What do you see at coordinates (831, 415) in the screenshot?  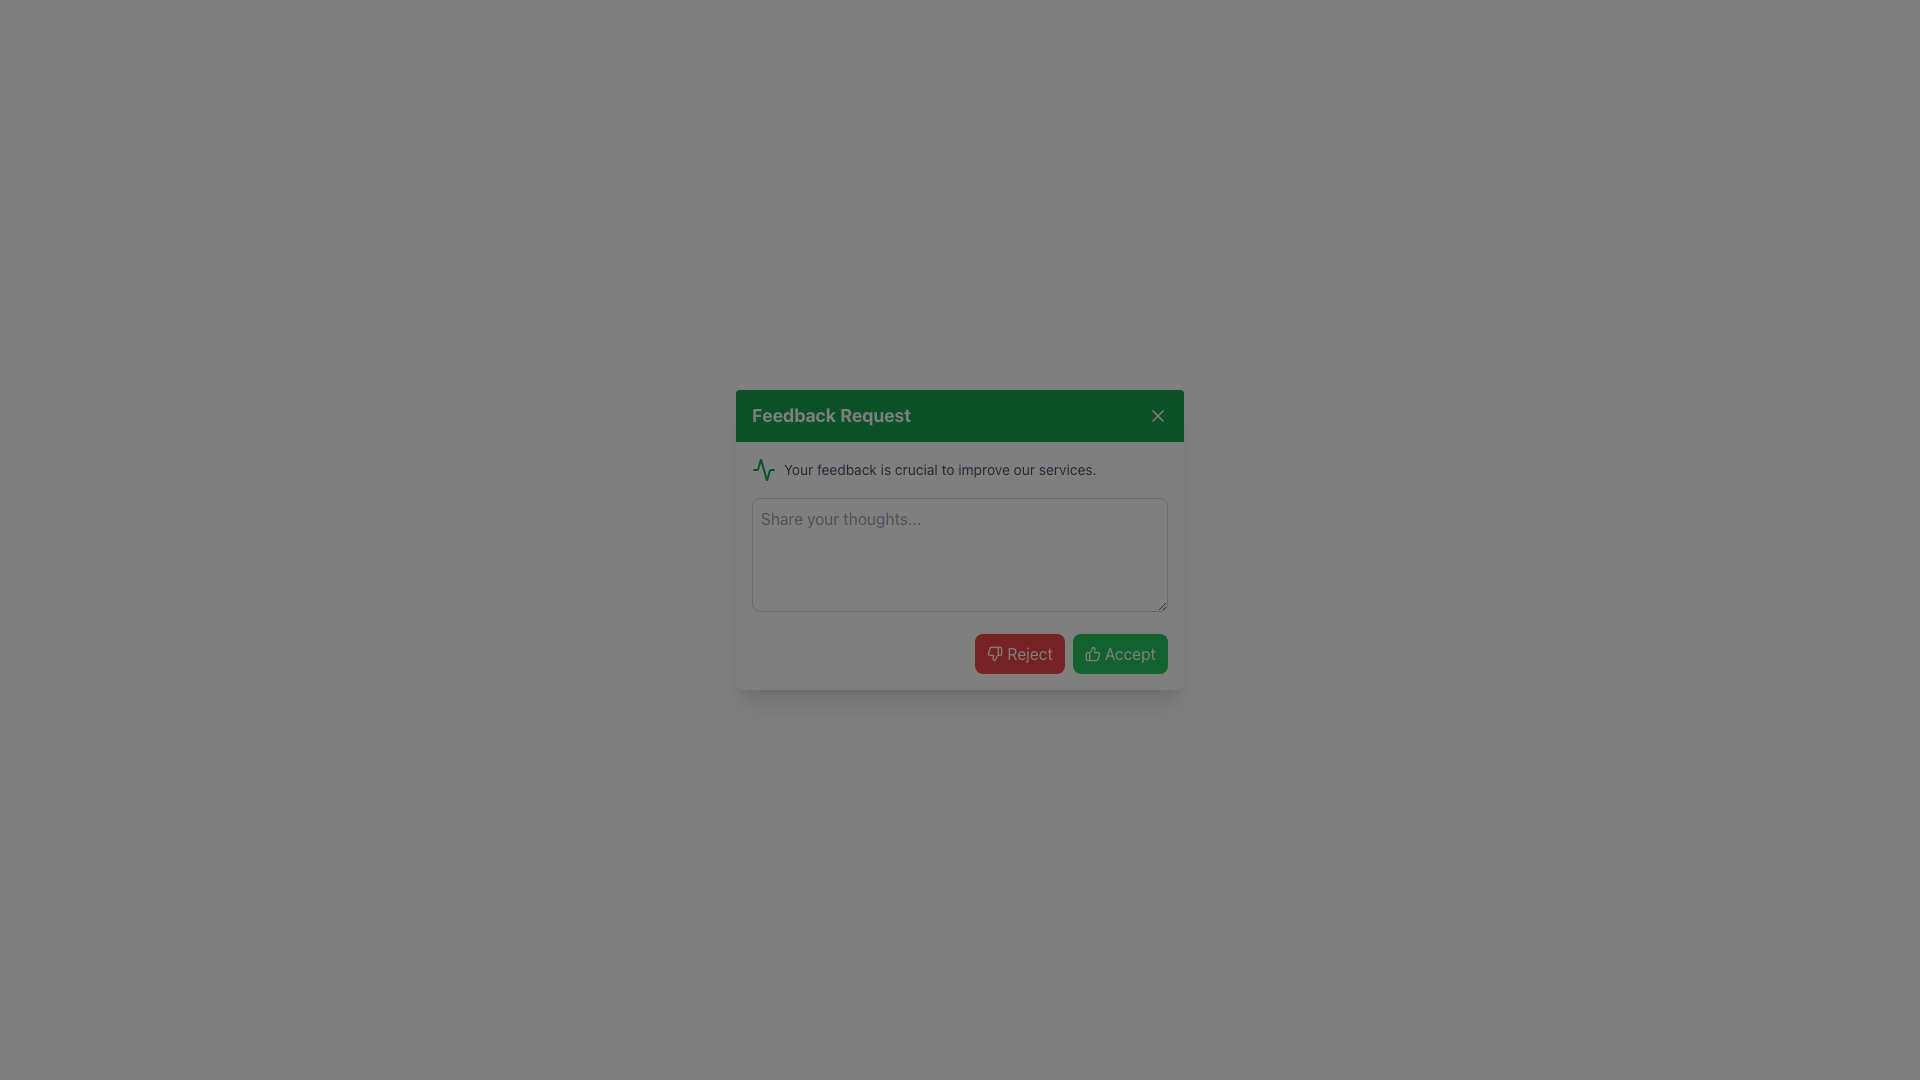 I see `the text element 'Feedback Request' located in the top green bar of the feedback form, which indicates the type of interaction the user is engaging with` at bounding box center [831, 415].